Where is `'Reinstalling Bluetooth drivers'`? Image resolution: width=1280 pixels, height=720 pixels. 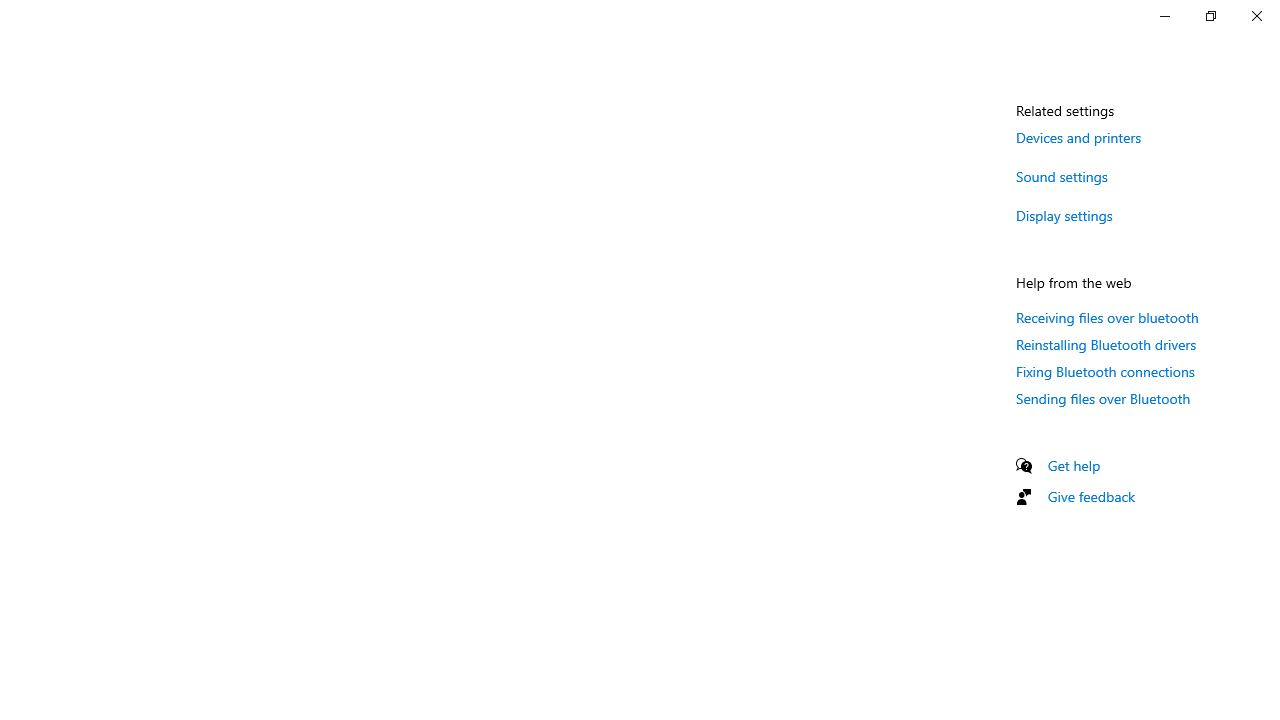 'Reinstalling Bluetooth drivers' is located at coordinates (1105, 343).